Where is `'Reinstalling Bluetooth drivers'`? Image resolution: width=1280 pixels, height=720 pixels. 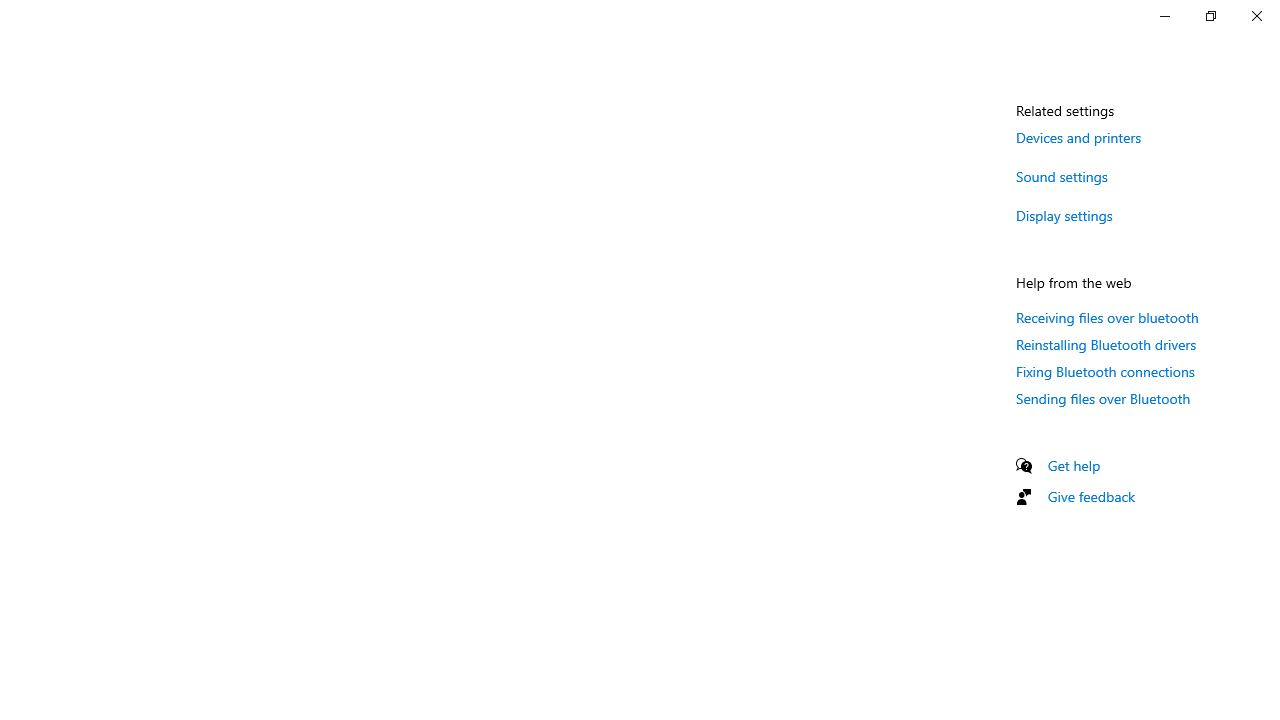 'Reinstalling Bluetooth drivers' is located at coordinates (1105, 343).